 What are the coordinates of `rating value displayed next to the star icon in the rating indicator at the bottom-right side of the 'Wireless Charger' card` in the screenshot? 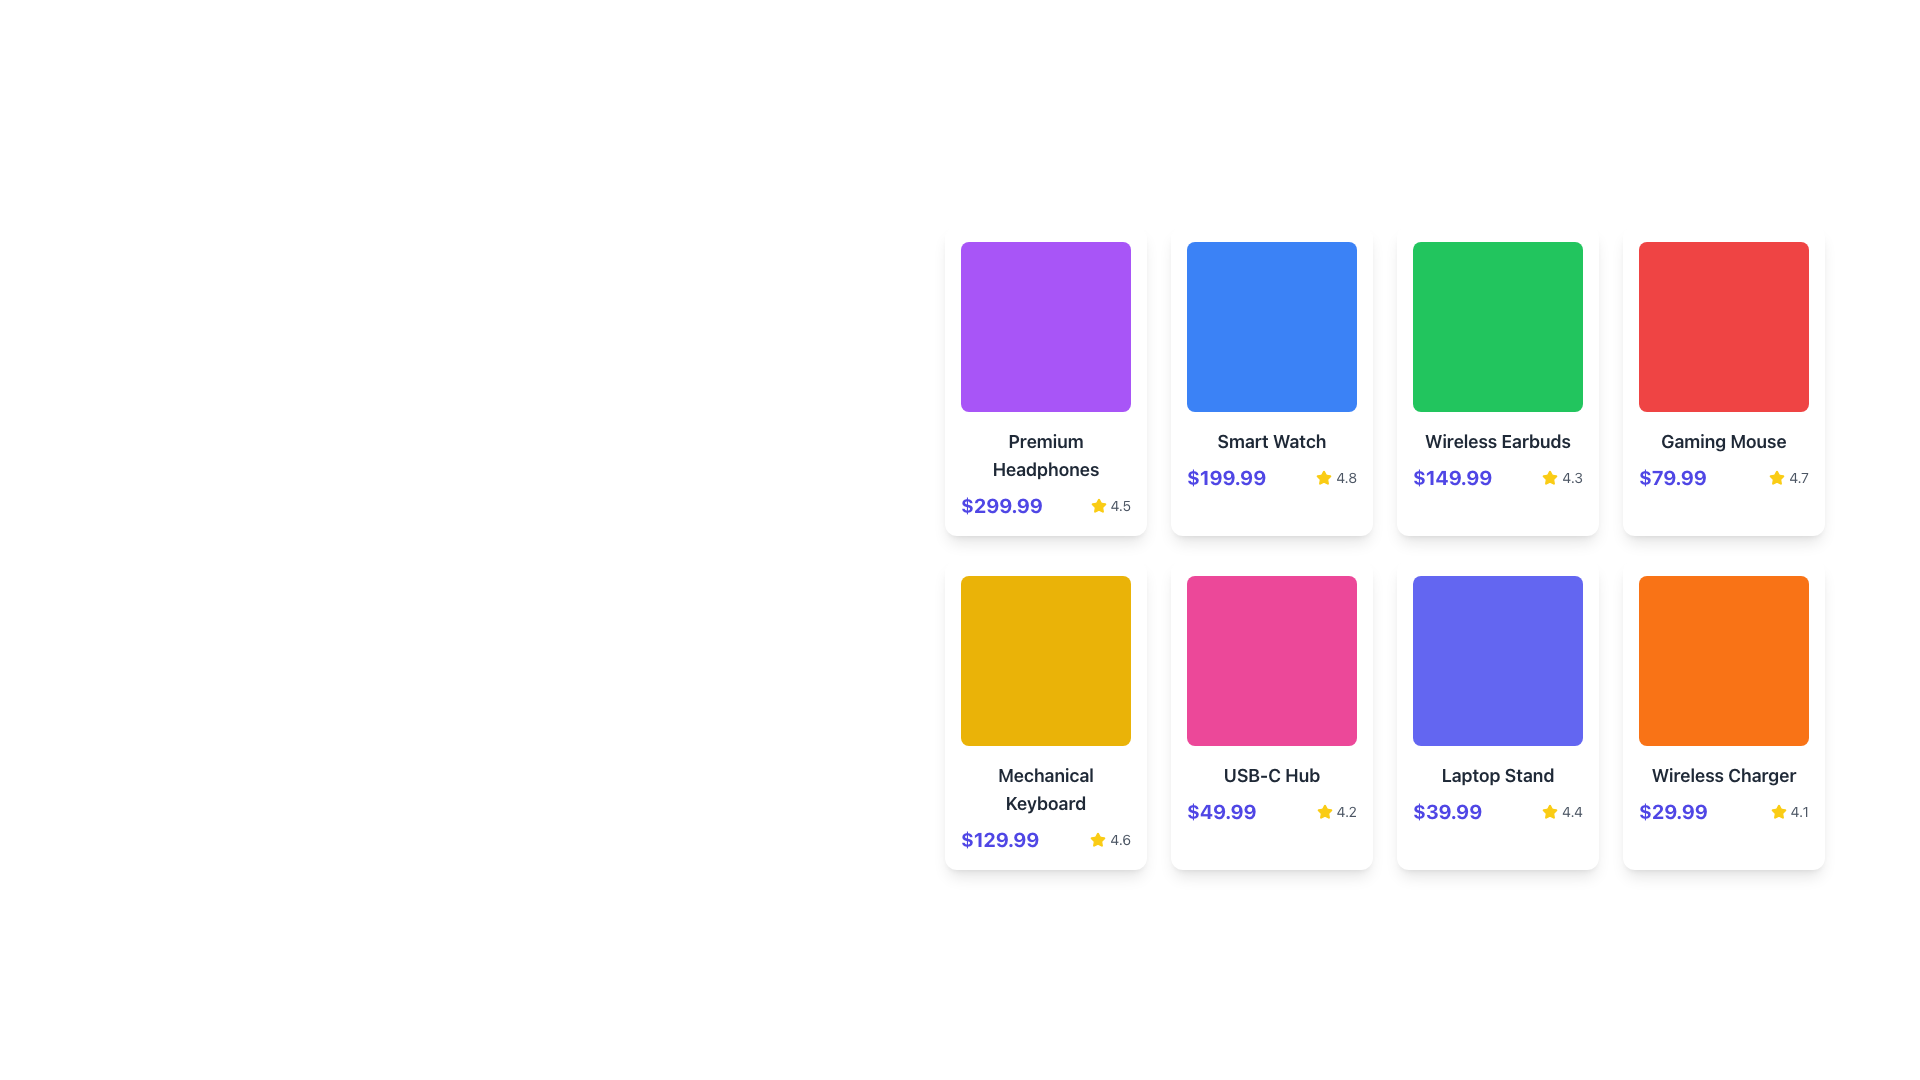 It's located at (1789, 812).